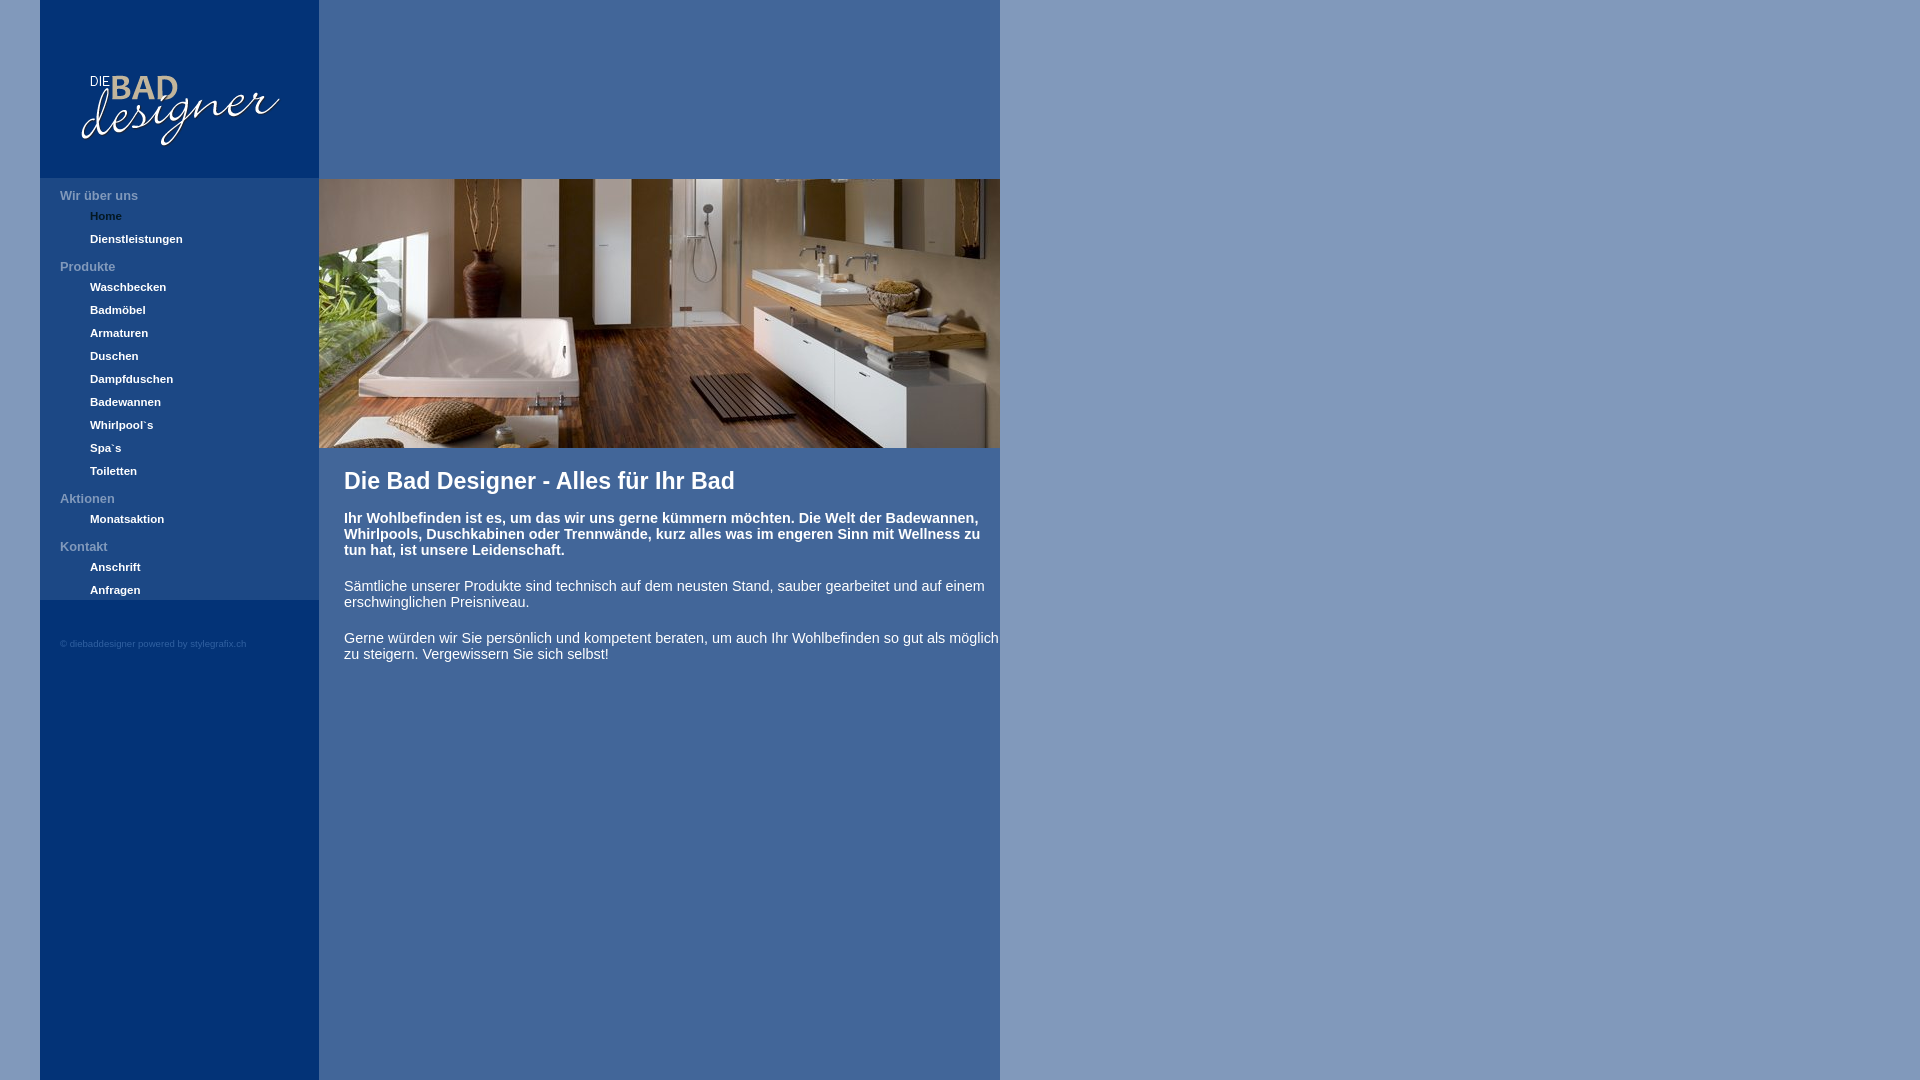  Describe the element at coordinates (113, 354) in the screenshot. I see `'Duschen'` at that location.